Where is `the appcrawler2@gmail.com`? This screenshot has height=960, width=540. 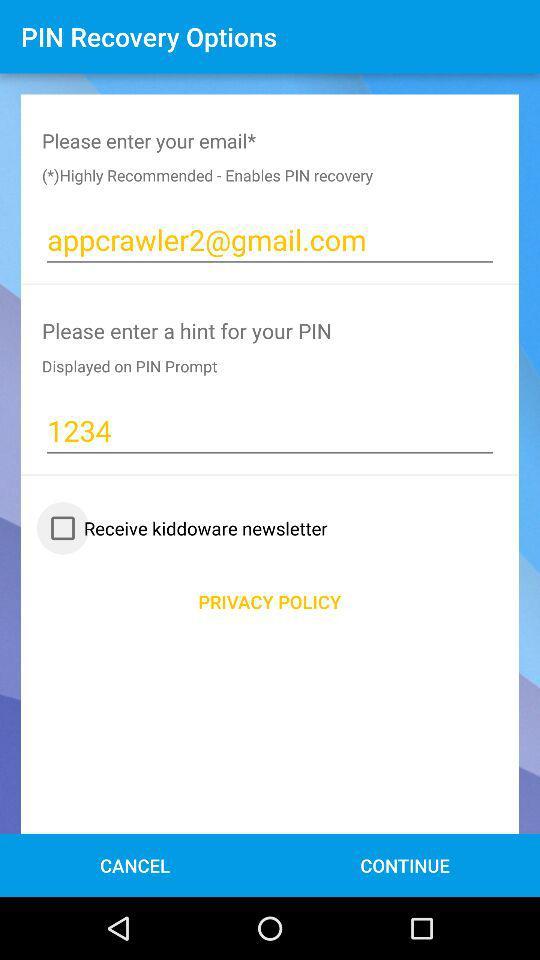
the appcrawler2@gmail.com is located at coordinates (270, 240).